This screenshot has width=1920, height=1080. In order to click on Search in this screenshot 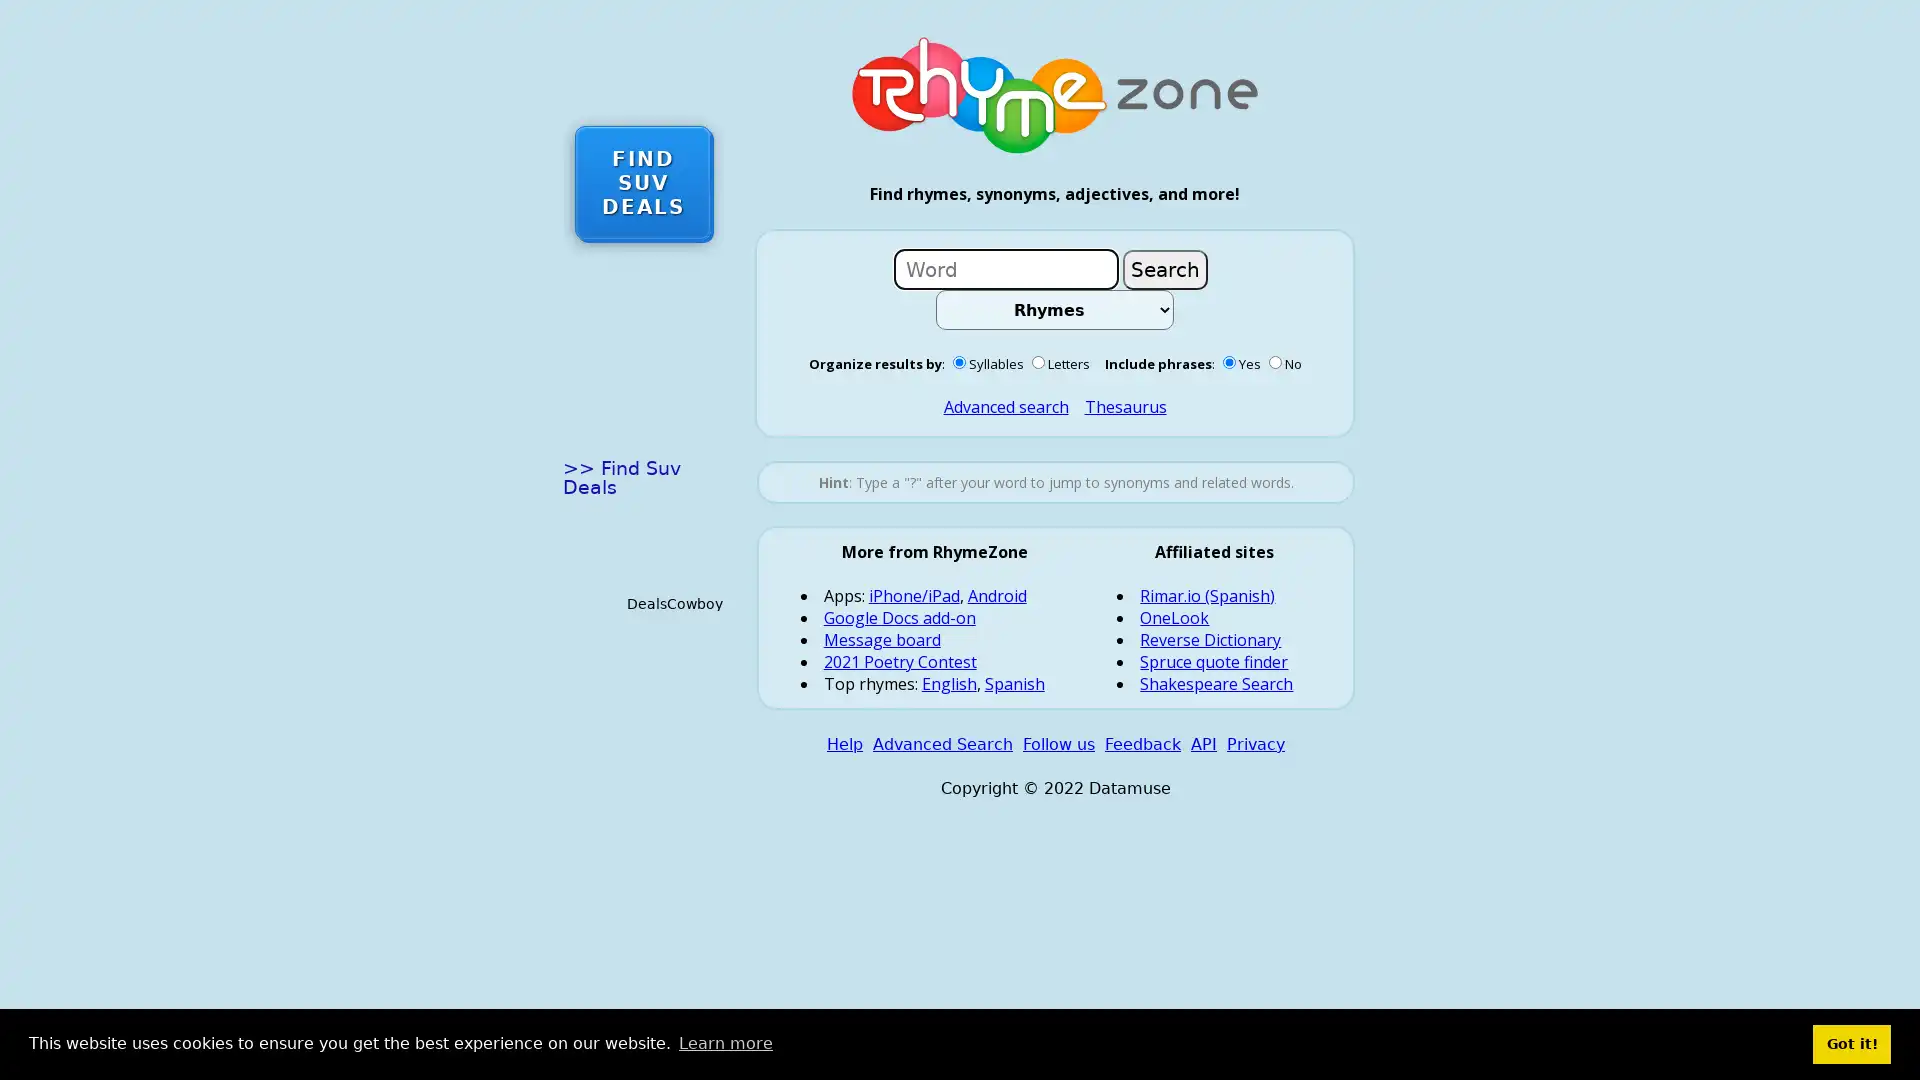, I will do `click(1165, 268)`.